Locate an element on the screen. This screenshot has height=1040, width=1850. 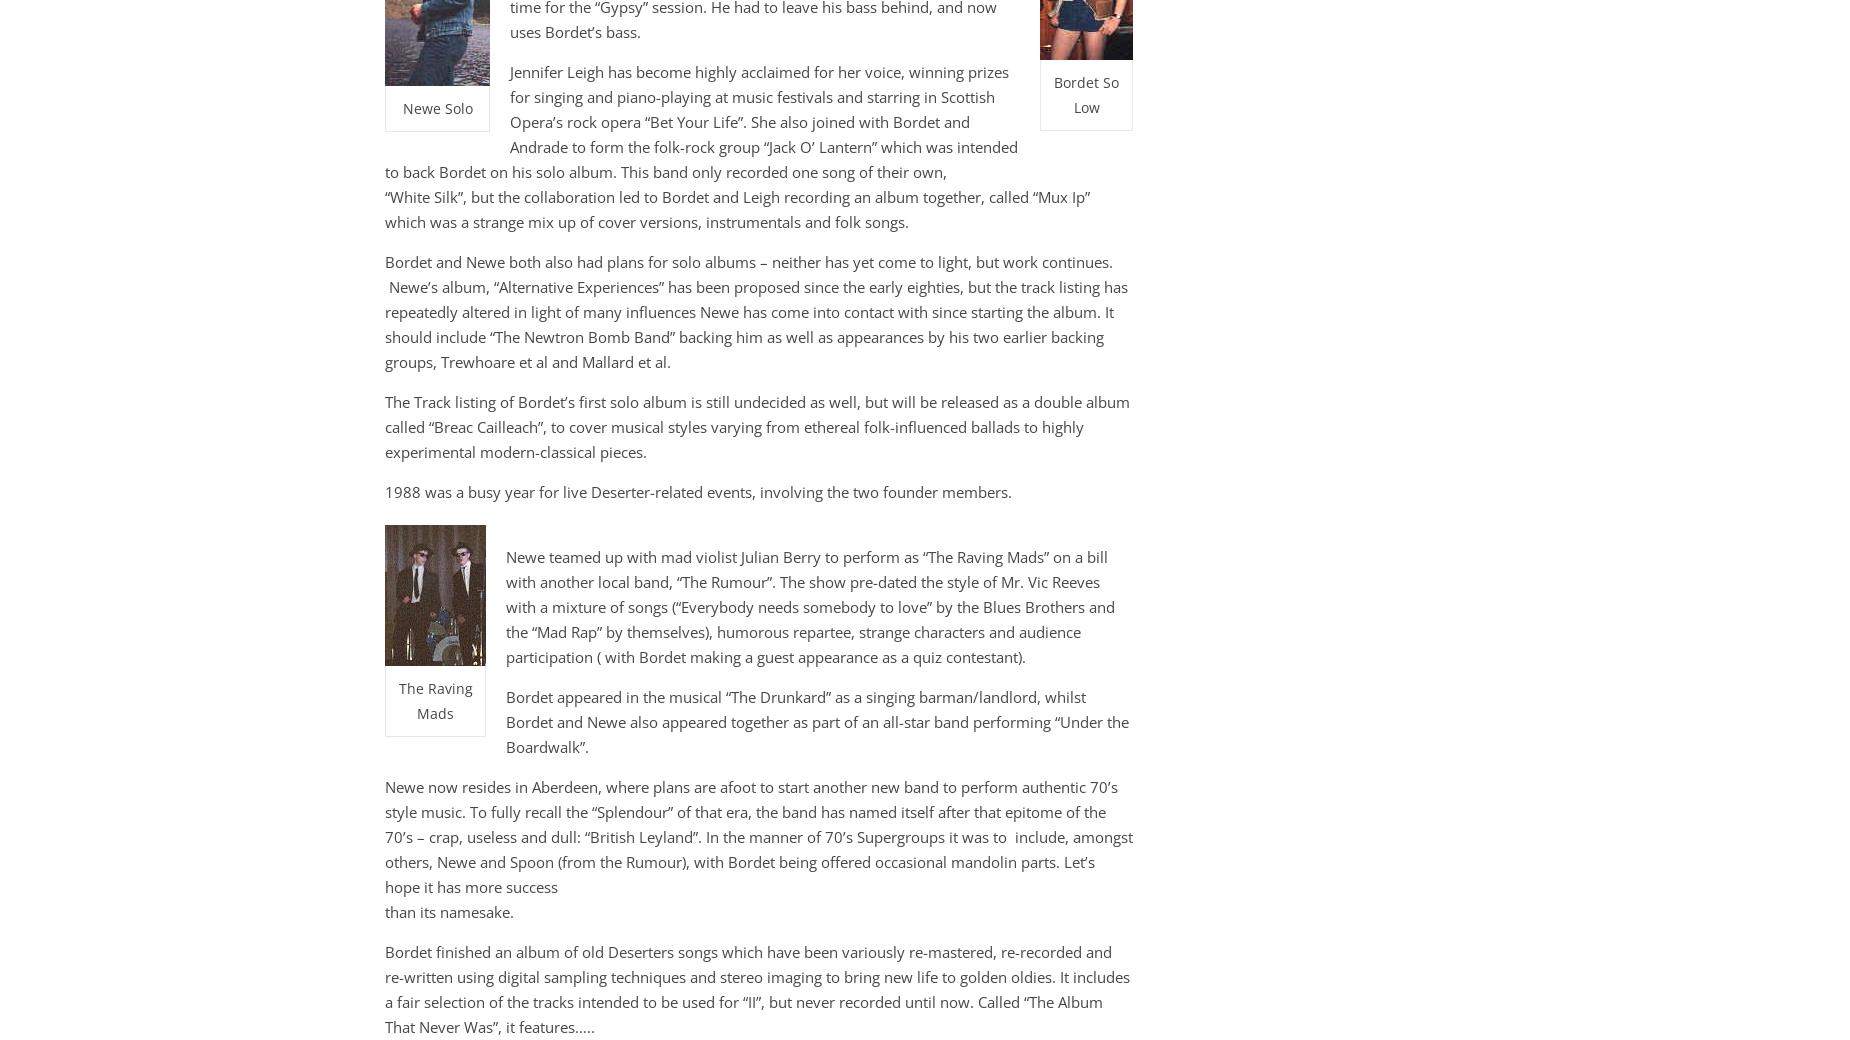
'Newe teamed up with mad violist Julian Berry to perform as “The Raving Mads” on a bill with another local band, “The Rumour”. The show pre-dated the style of Mr. Vic Reeves with a mixture of songs (“Everybody needs somebody to love” by the Blues Brothers and the “Mad Rap” by themselves), humorous repartee, strange characters and audience participation ( with Bordet making a guest appearance as a quiz contestant).' is located at coordinates (810, 606).